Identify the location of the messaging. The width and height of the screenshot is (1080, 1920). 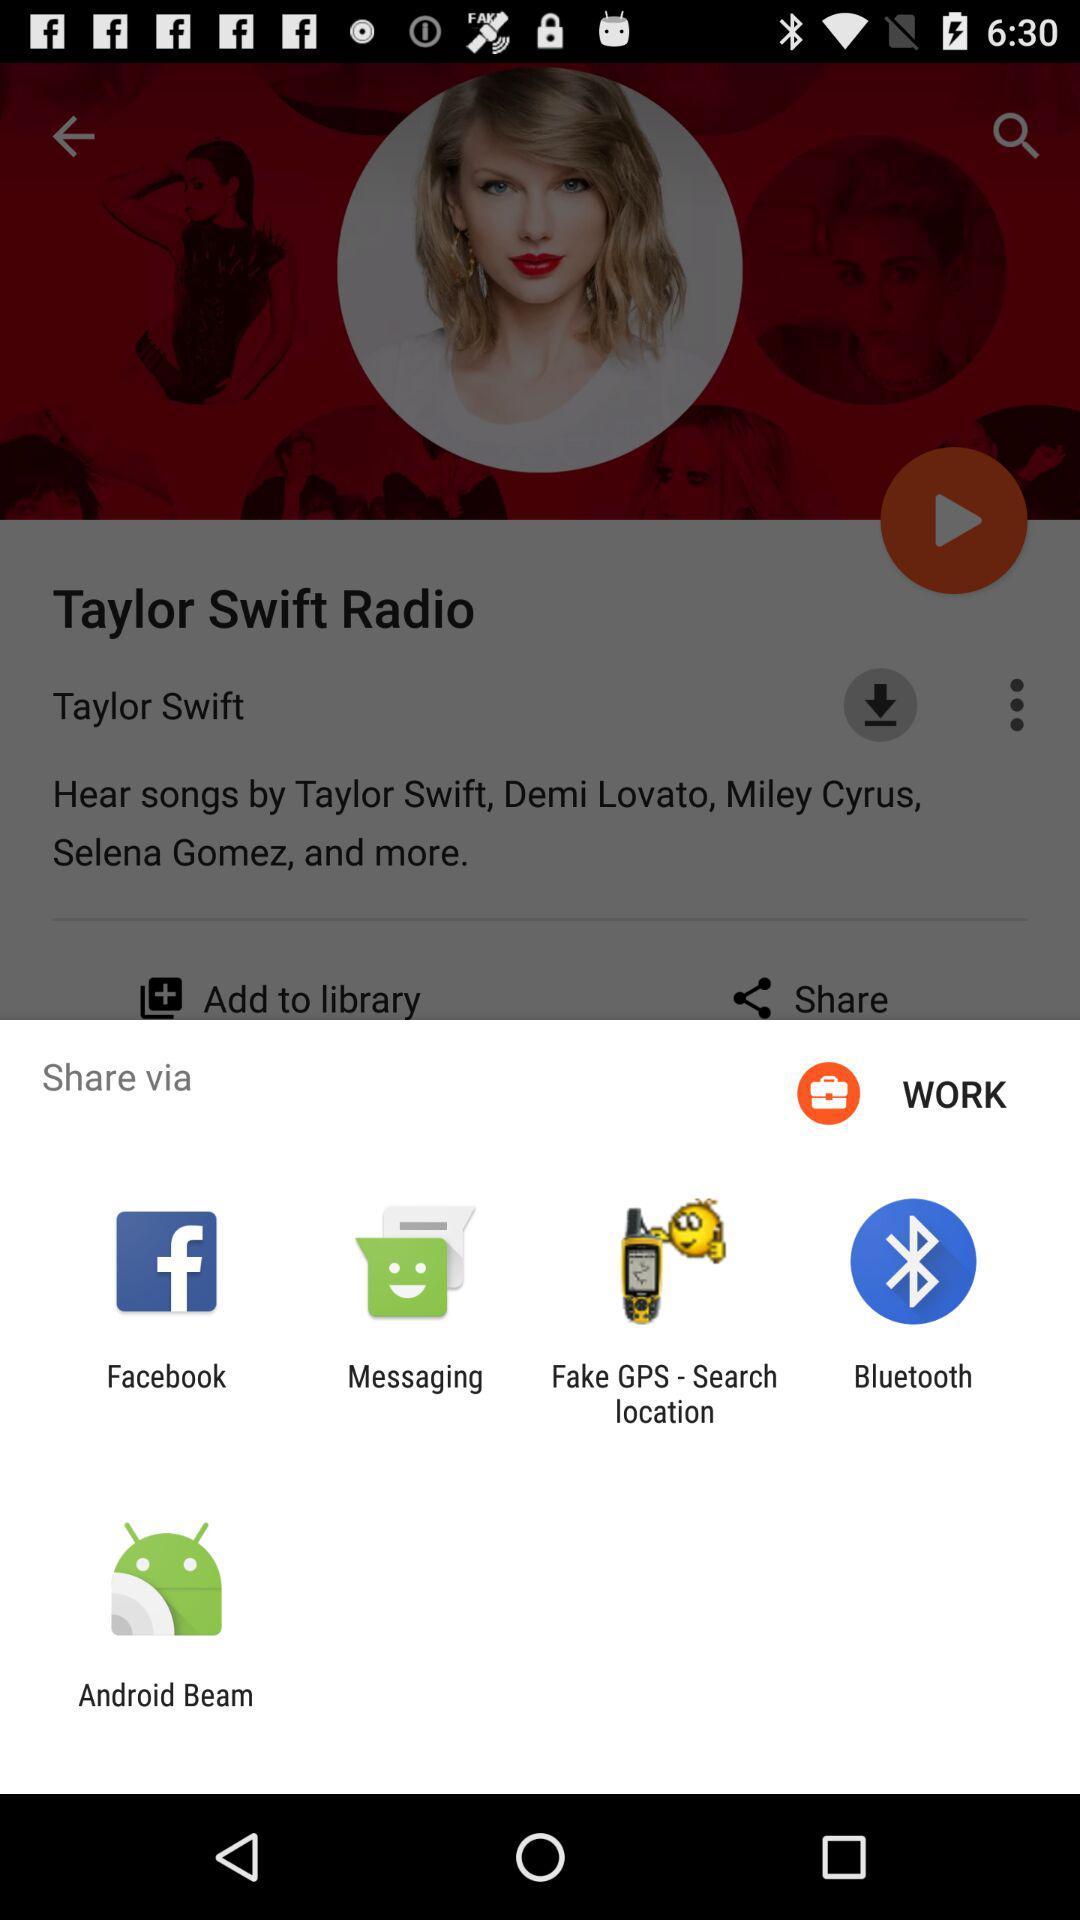
(414, 1392).